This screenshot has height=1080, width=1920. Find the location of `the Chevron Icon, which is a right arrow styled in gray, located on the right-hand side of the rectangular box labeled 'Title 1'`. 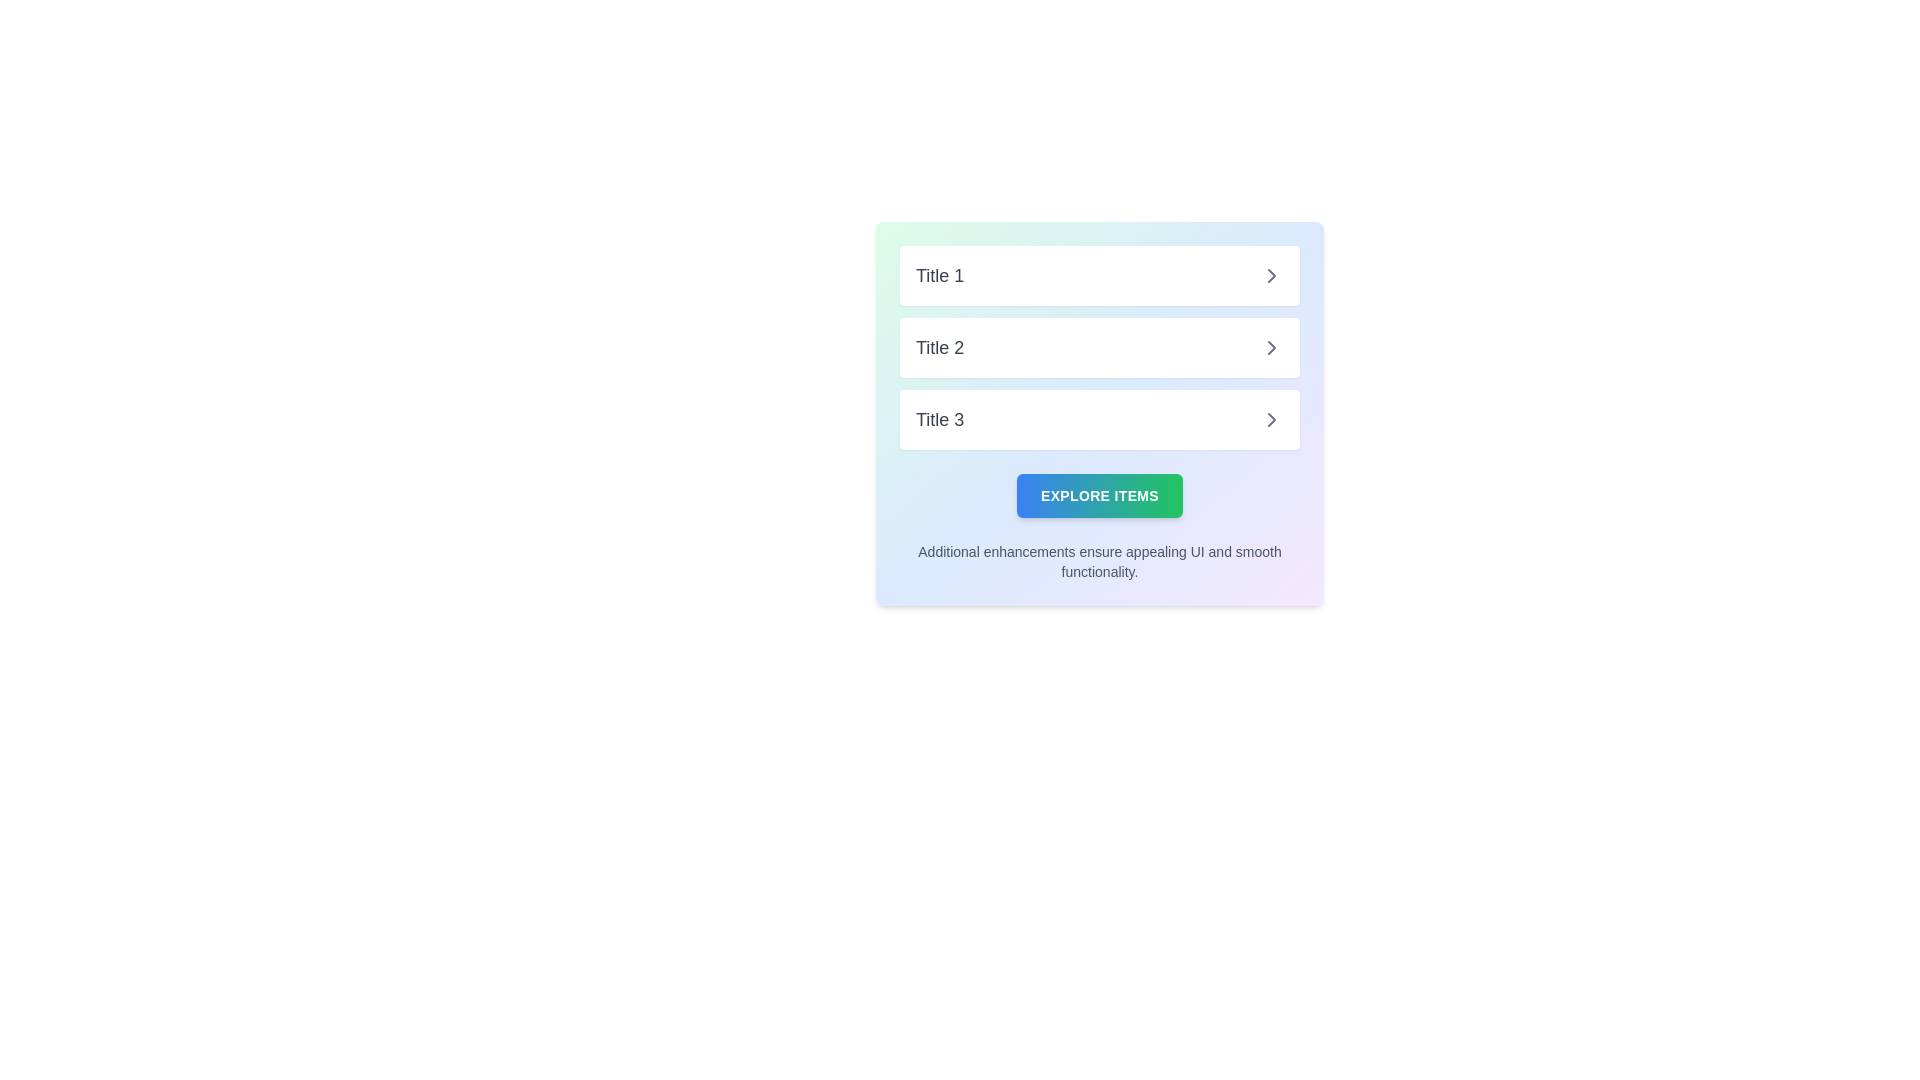

the Chevron Icon, which is a right arrow styled in gray, located on the right-hand side of the rectangular box labeled 'Title 1' is located at coordinates (1271, 276).